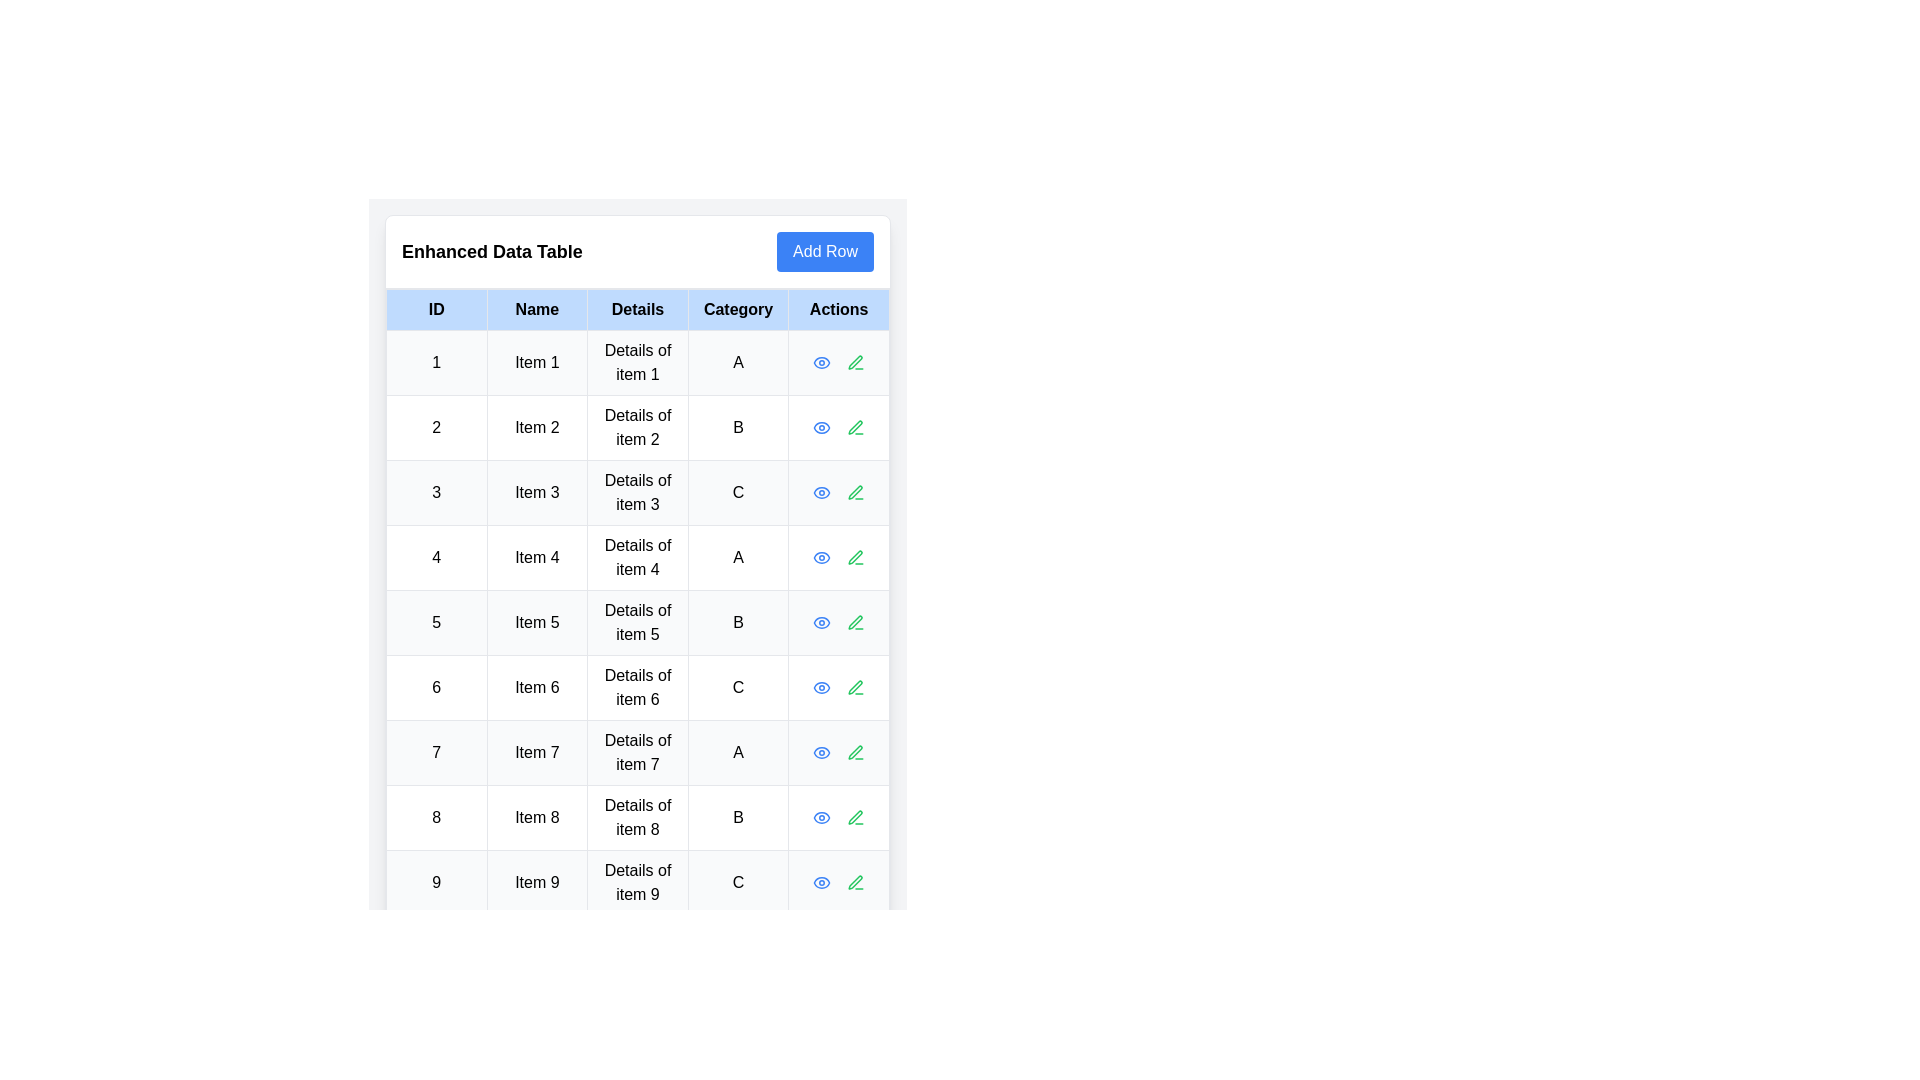 Image resolution: width=1920 pixels, height=1080 pixels. Describe the element at coordinates (537, 362) in the screenshot. I see `the static text element displaying the item's name located in the second cell of the first row in the table under the 'Name' column` at that location.